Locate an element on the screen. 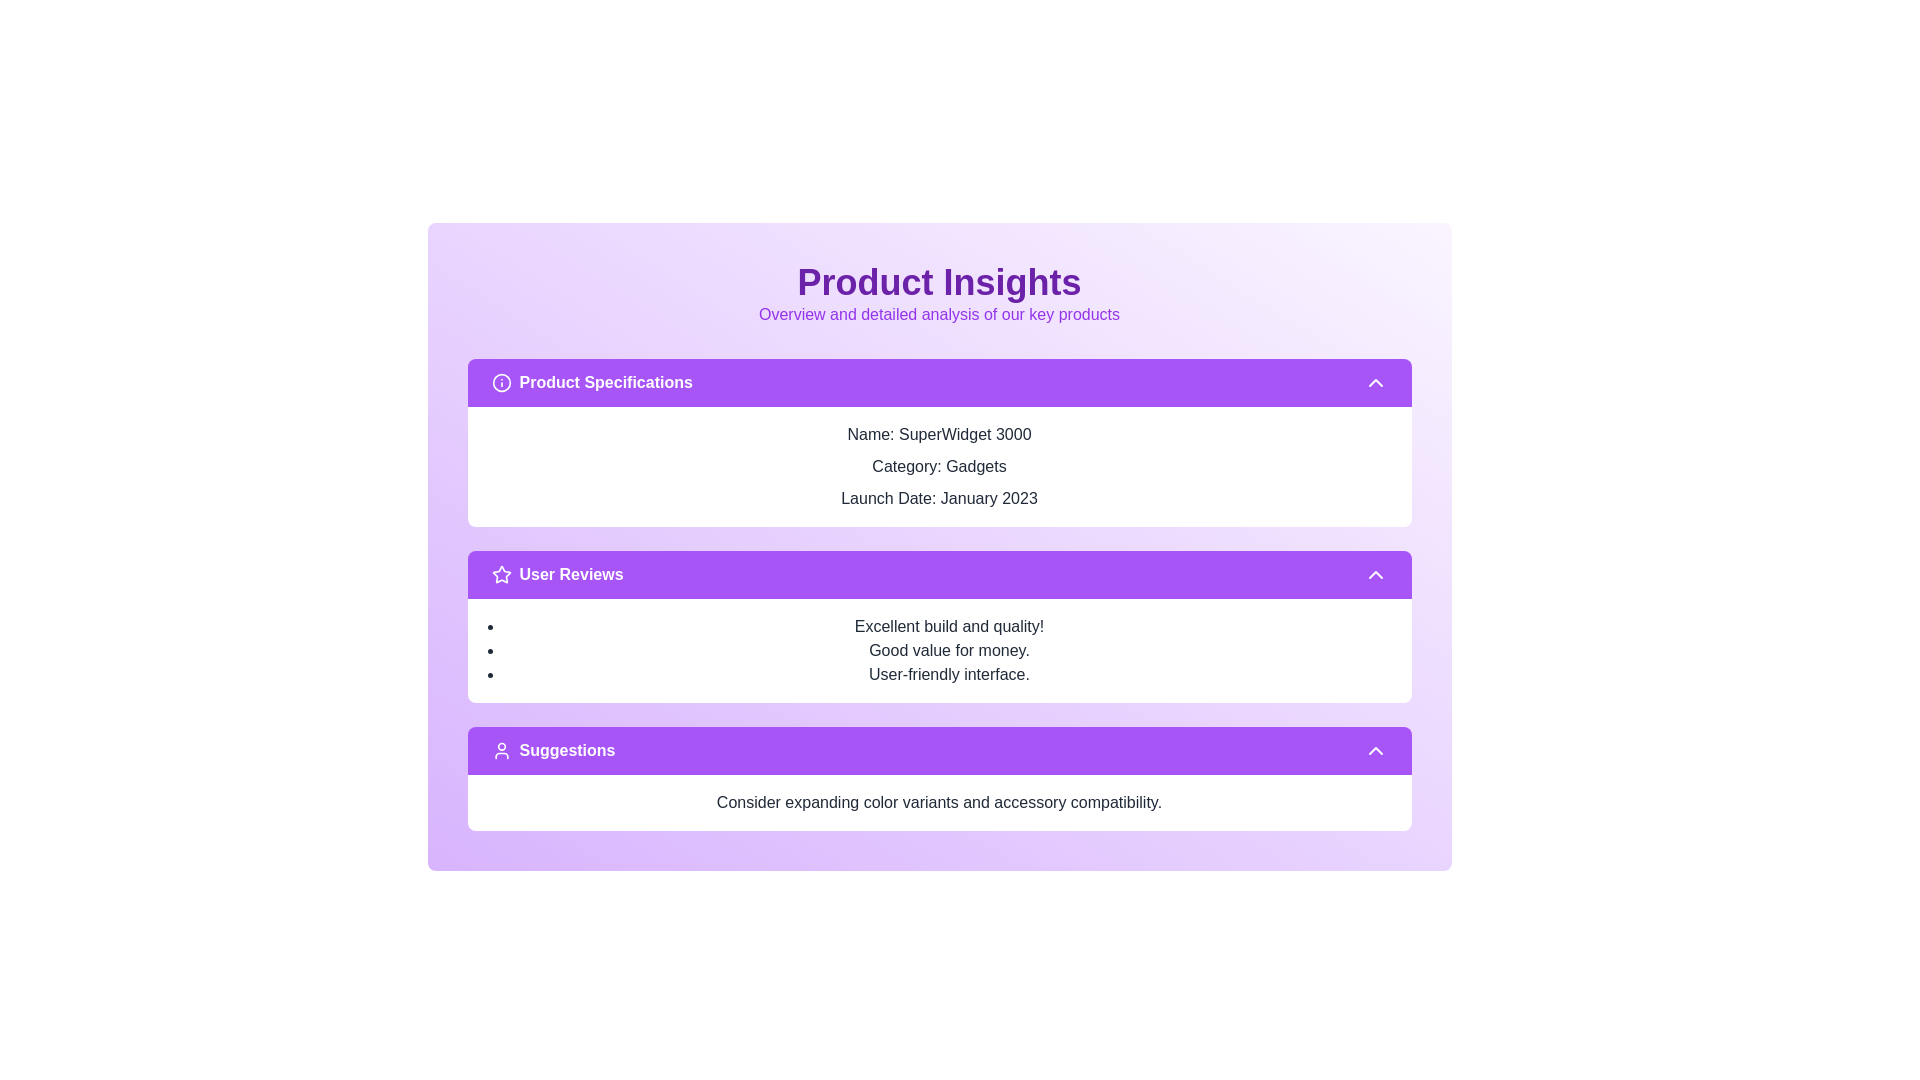 The width and height of the screenshot is (1920, 1080). the Text Box located in the 'Suggestions' section beneath the purple header bar labeled 'Suggestions' is located at coordinates (938, 801).